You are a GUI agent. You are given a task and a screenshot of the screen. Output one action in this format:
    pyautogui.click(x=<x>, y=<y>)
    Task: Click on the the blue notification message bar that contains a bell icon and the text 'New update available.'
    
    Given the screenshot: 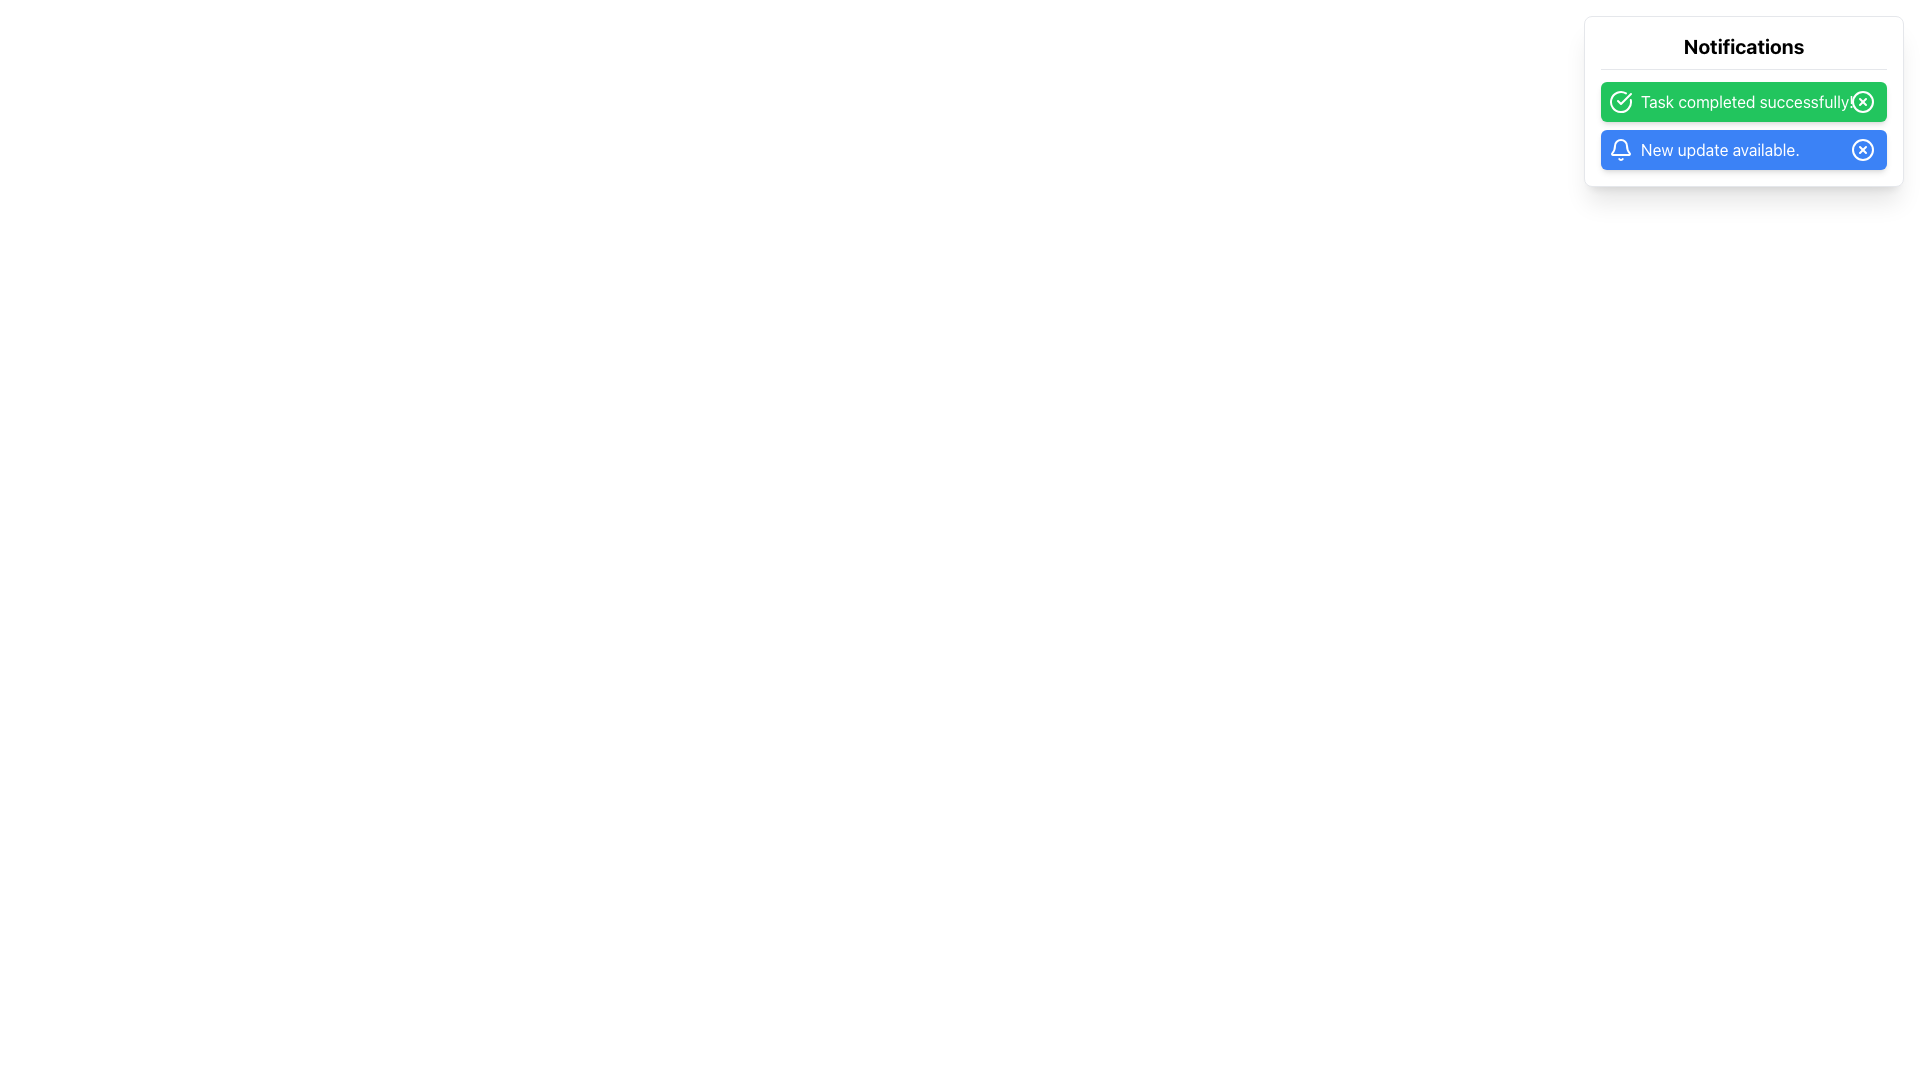 What is the action you would take?
    pyautogui.click(x=1742, y=149)
    